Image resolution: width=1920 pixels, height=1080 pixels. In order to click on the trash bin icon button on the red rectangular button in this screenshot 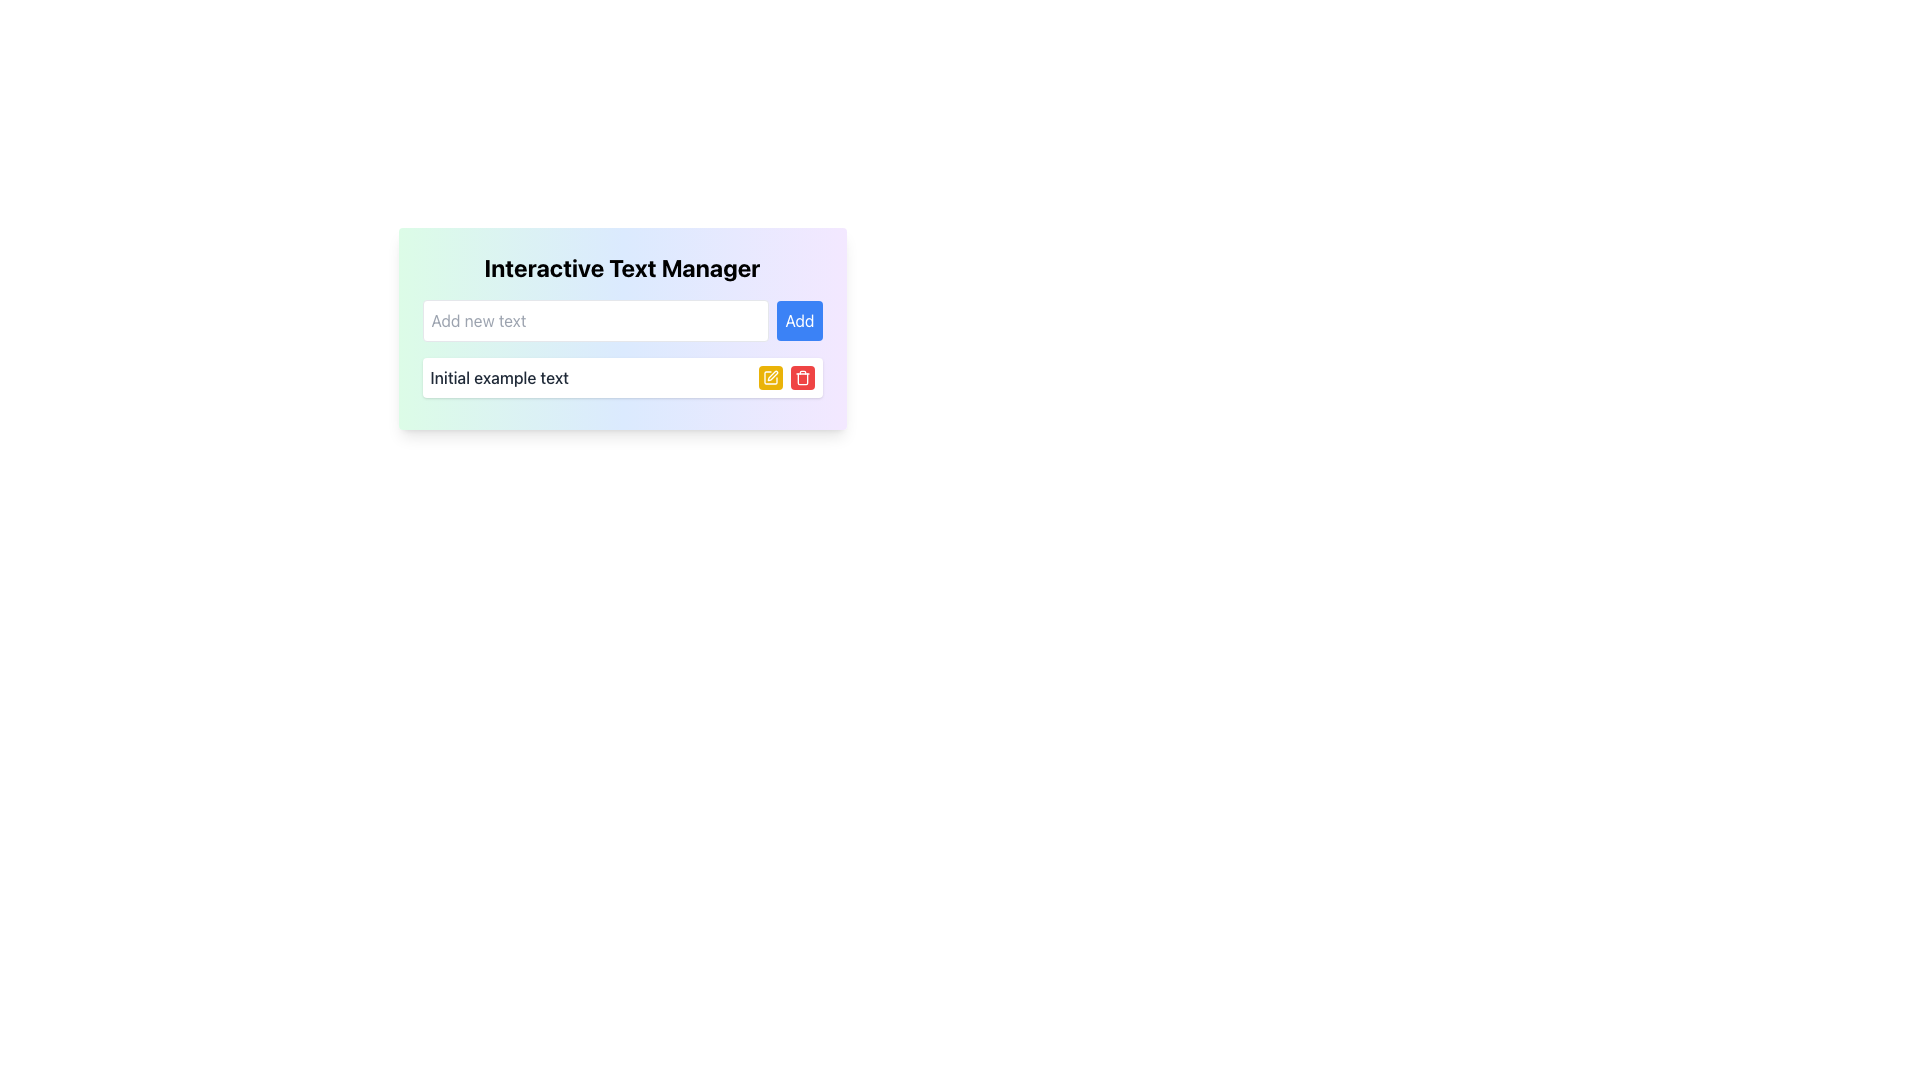, I will do `click(802, 378)`.